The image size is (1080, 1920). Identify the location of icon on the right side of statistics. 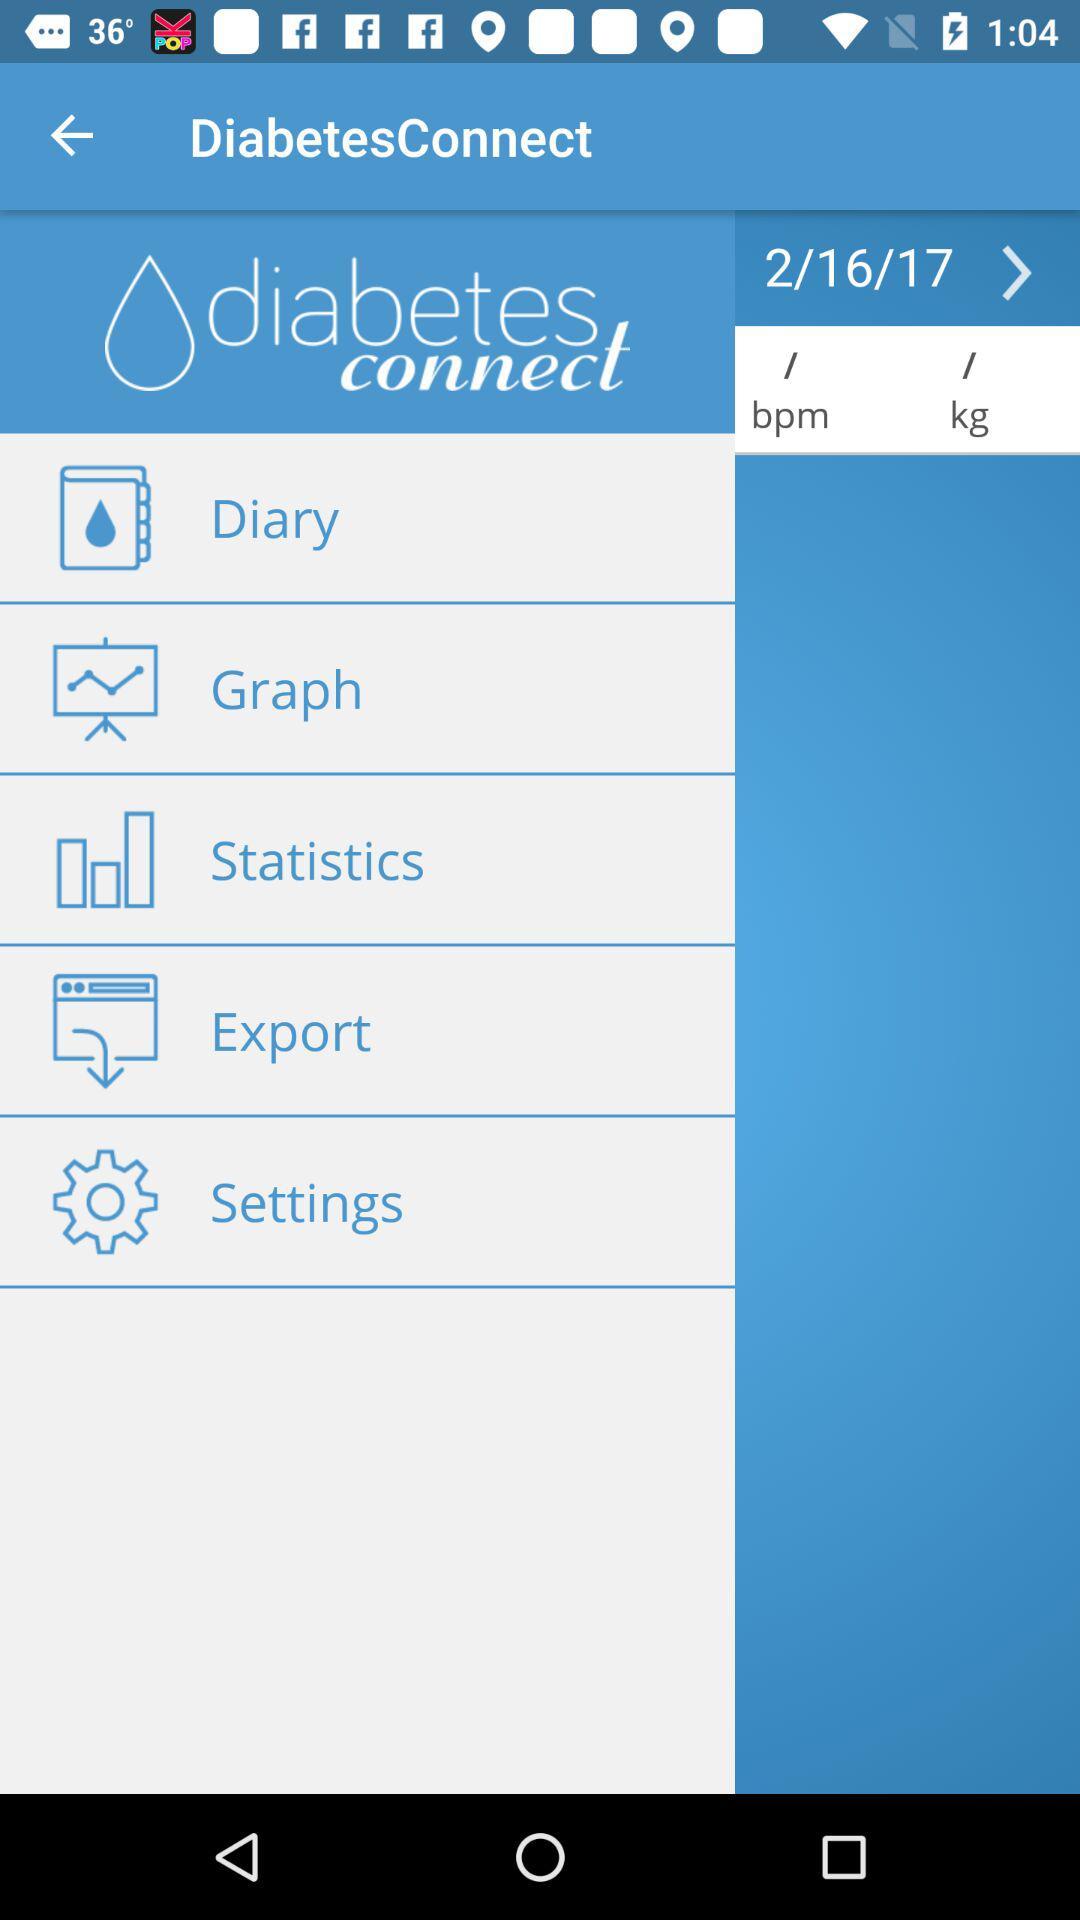
(104, 859).